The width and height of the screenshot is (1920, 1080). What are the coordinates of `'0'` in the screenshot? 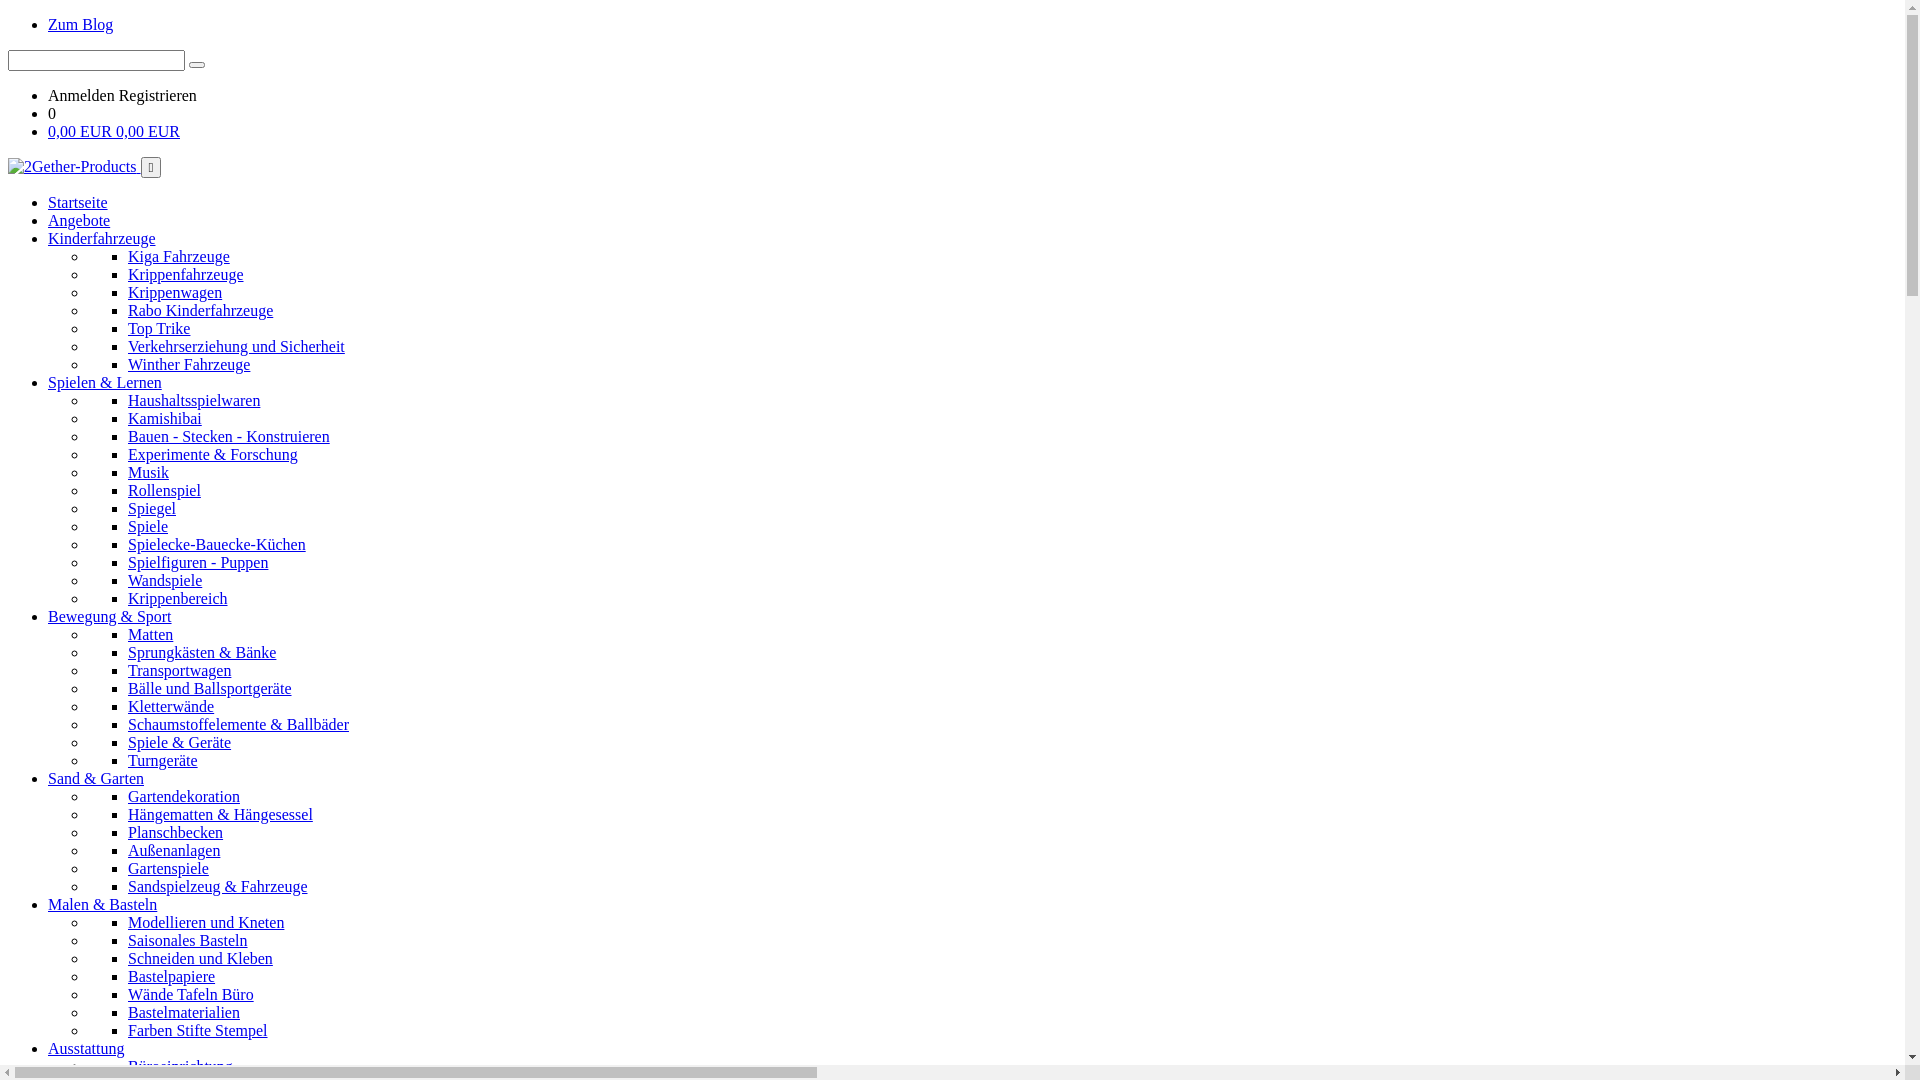 It's located at (52, 113).